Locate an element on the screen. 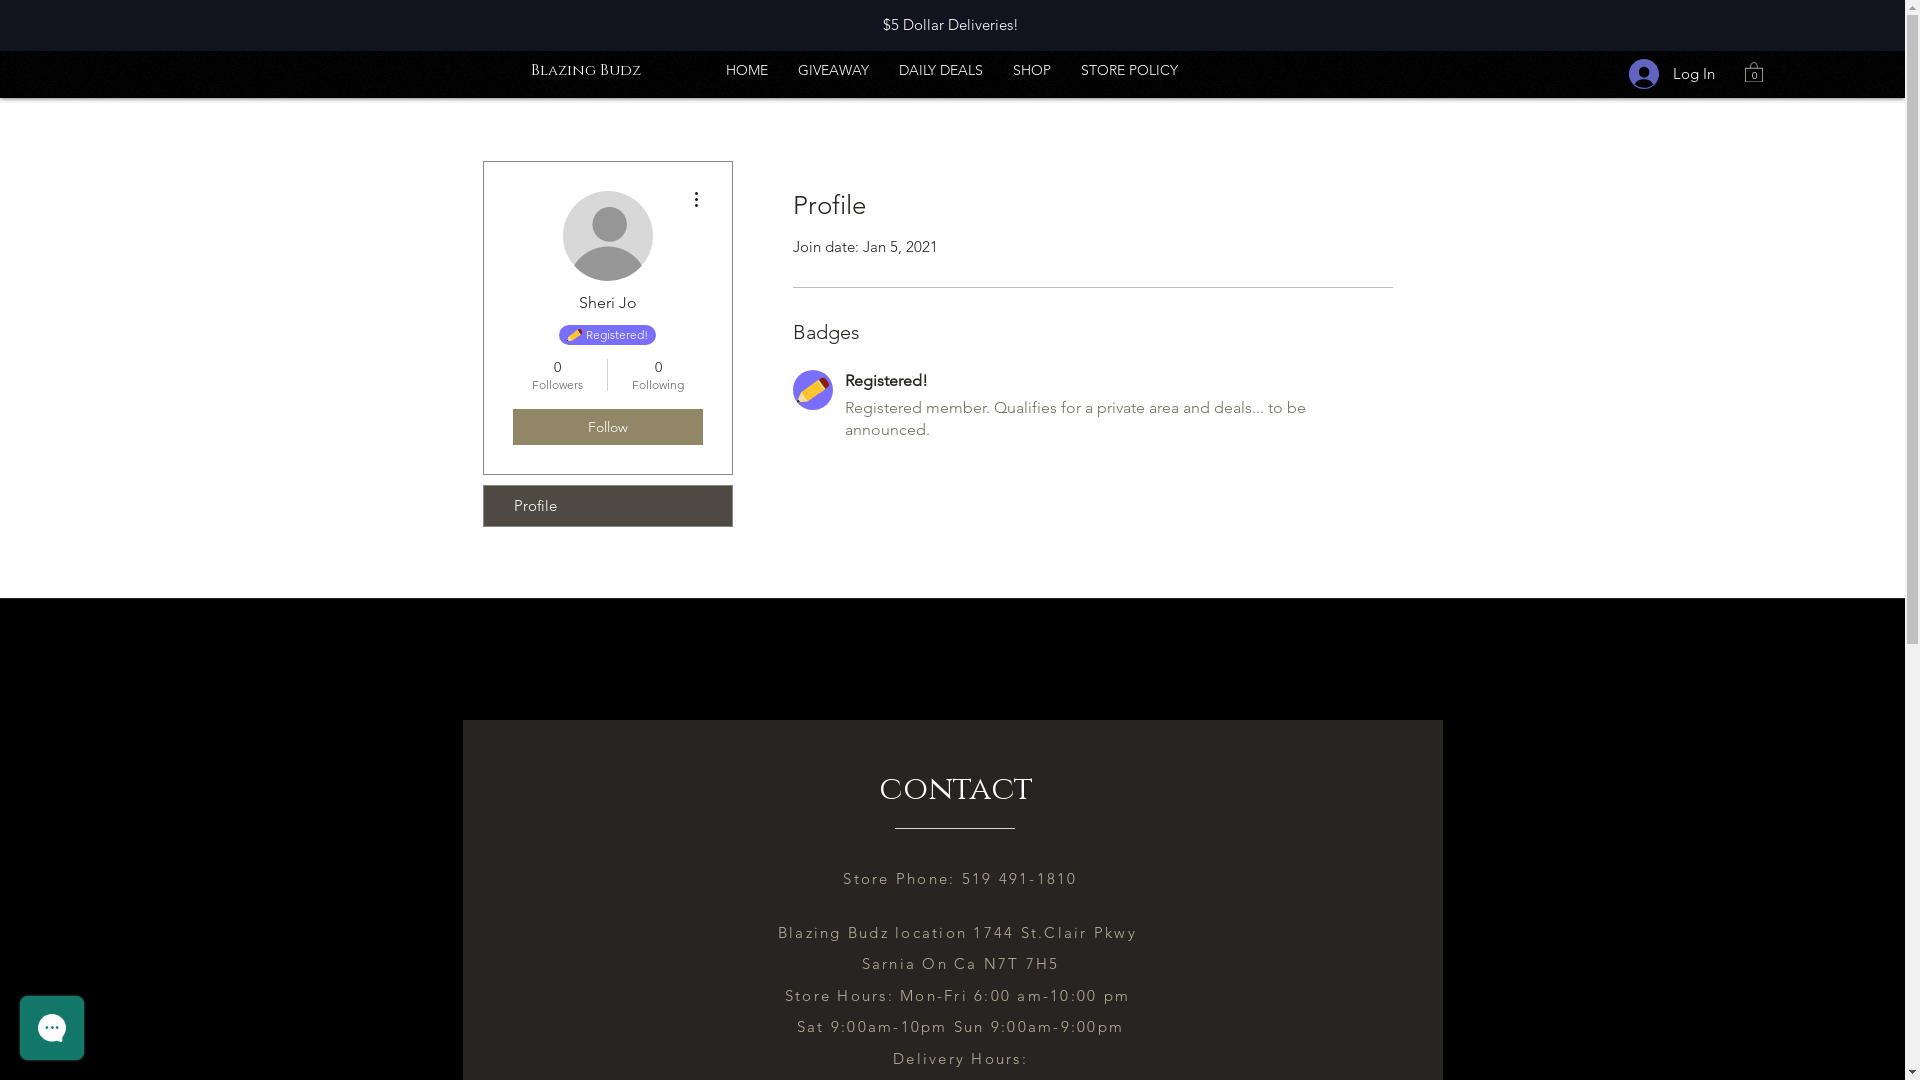  'DAILY DEALS' is located at coordinates (939, 68).